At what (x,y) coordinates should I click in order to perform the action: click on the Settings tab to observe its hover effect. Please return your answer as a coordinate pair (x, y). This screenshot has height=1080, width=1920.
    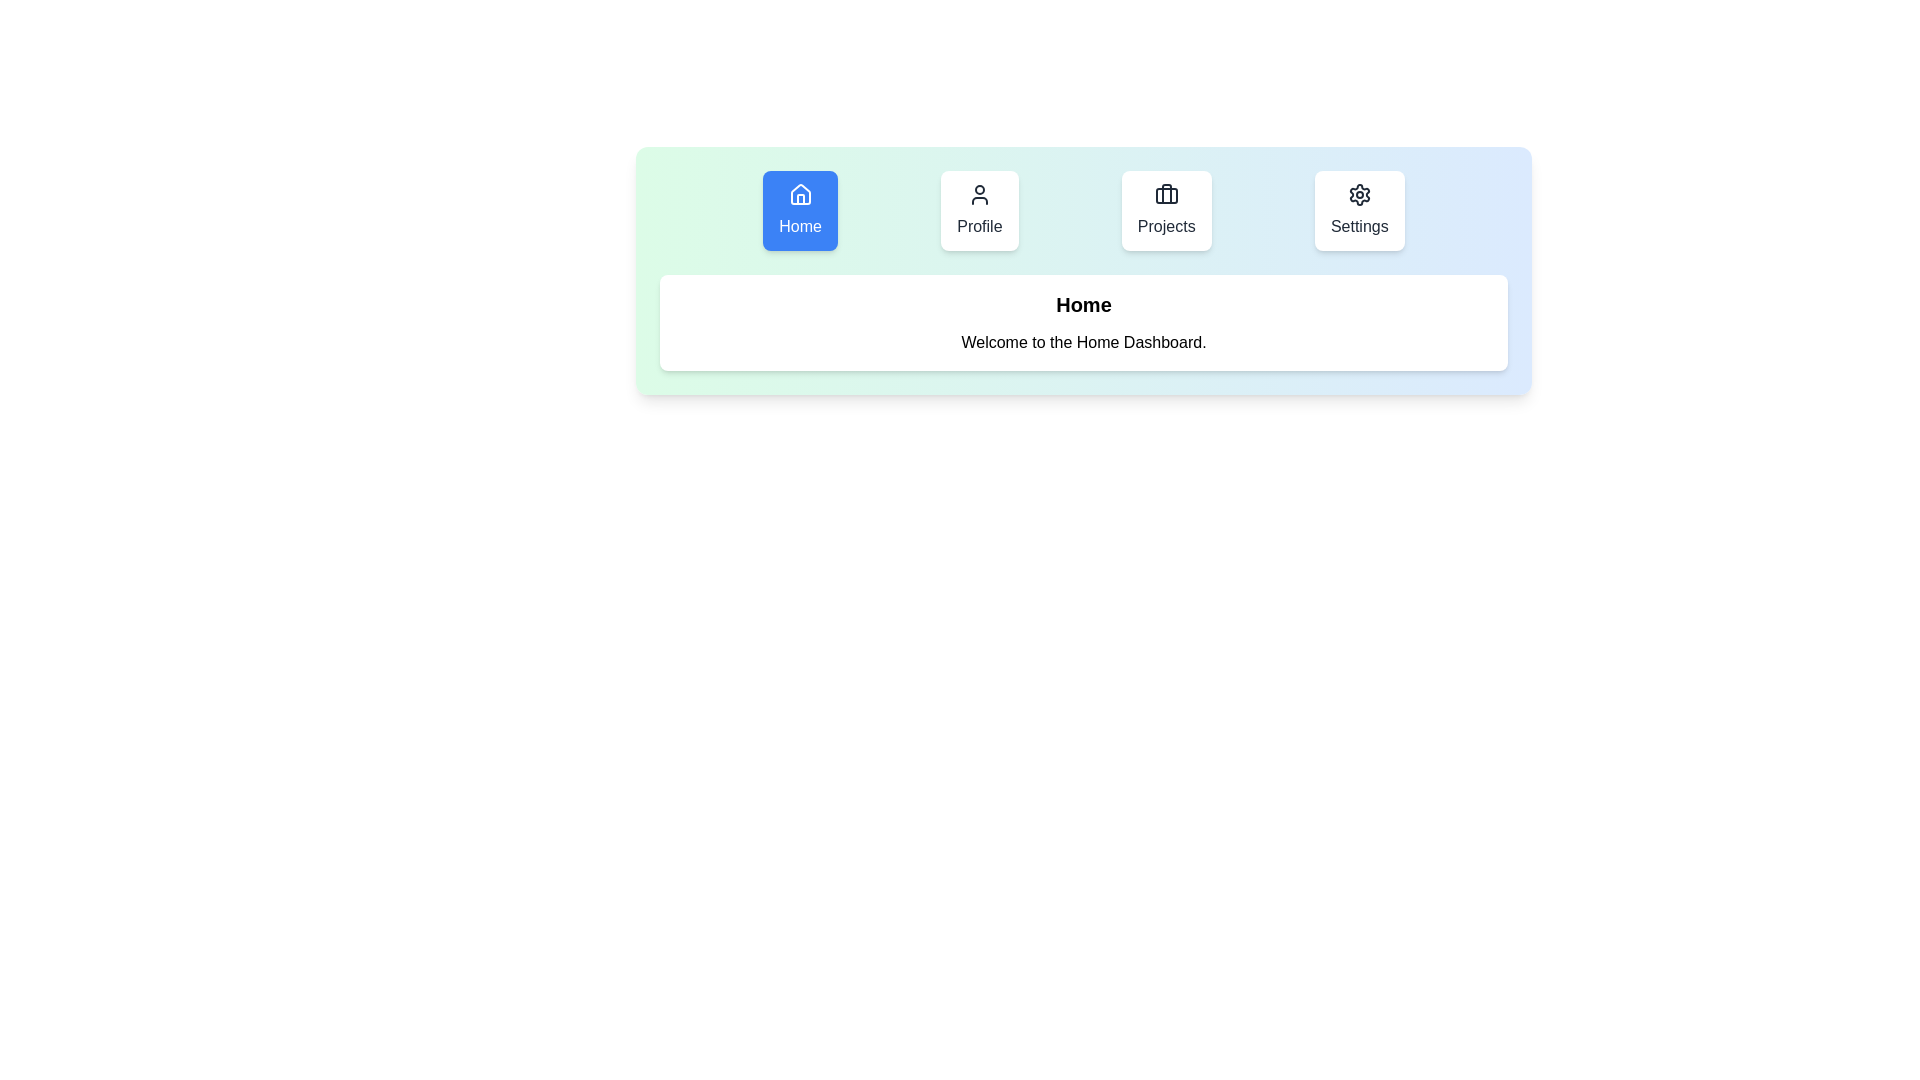
    Looking at the image, I should click on (1359, 211).